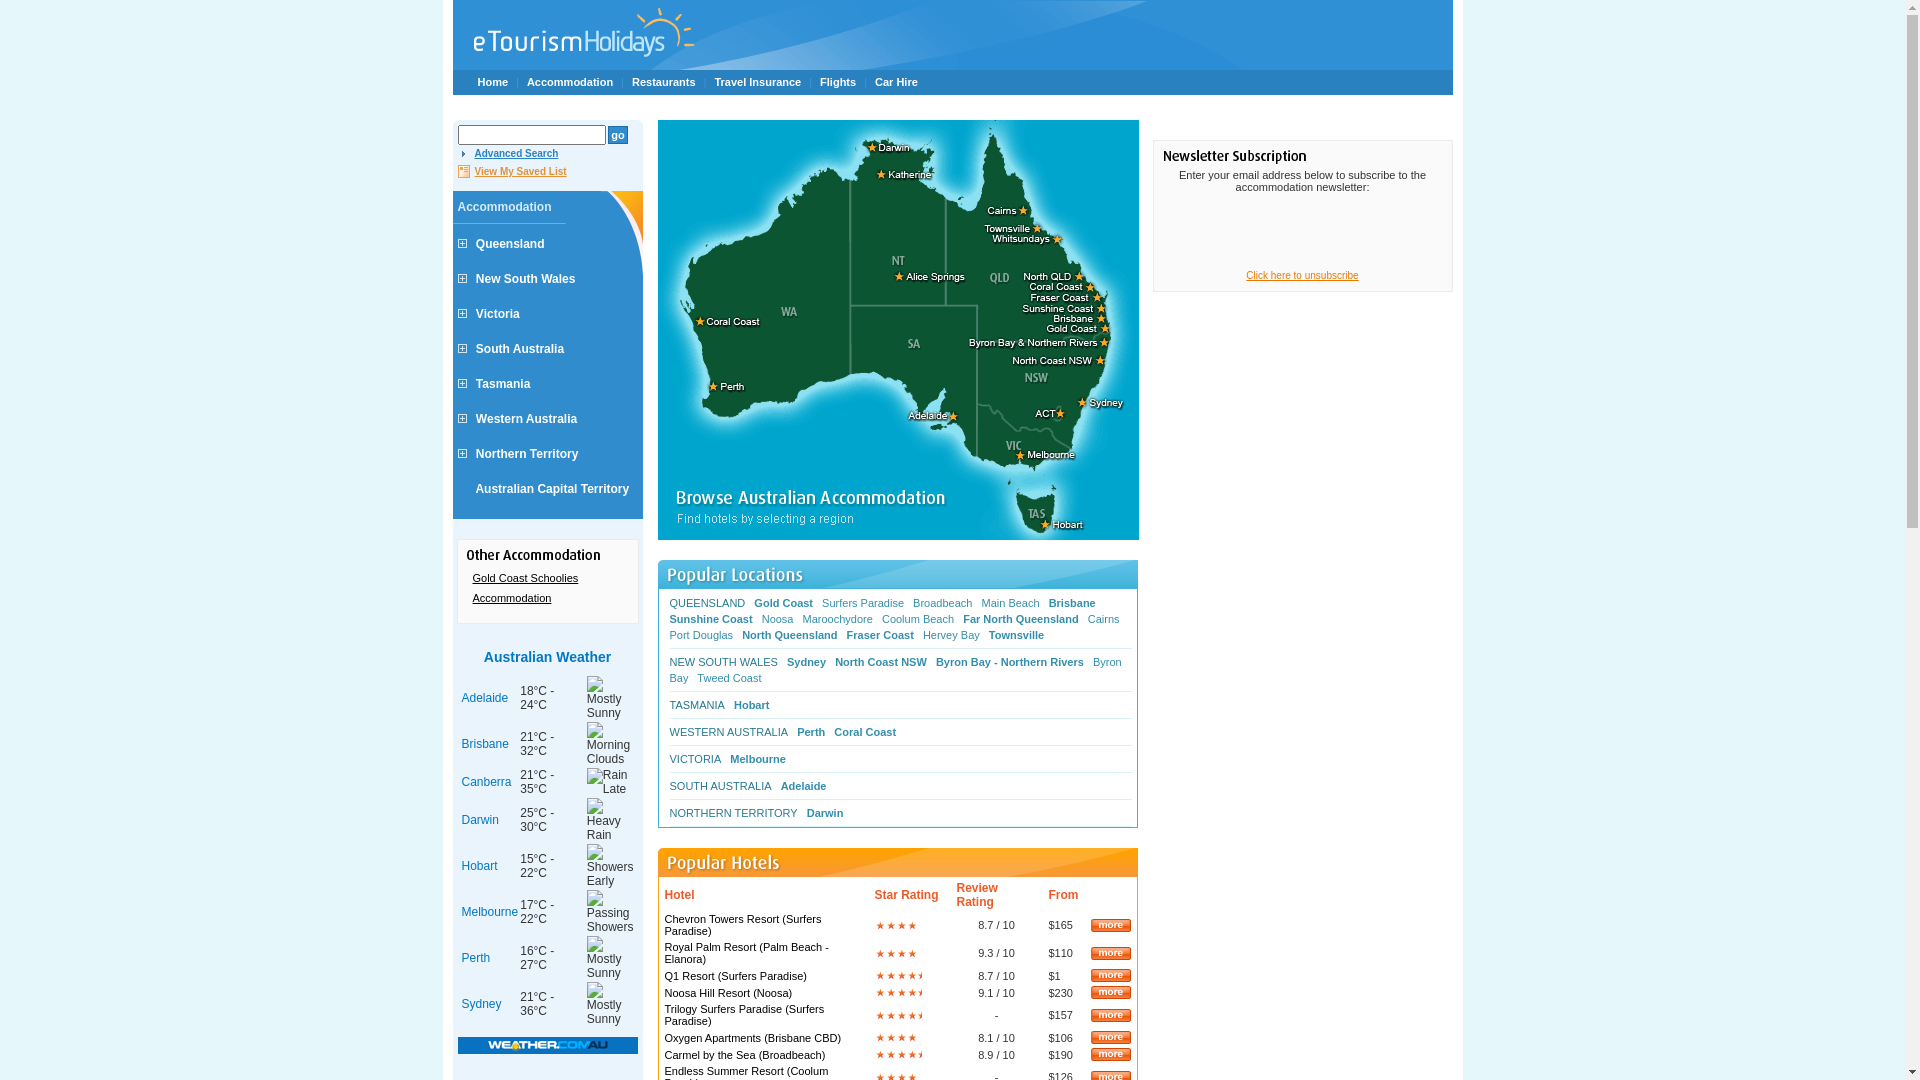 Image resolution: width=1920 pixels, height=1080 pixels. What do you see at coordinates (485, 697) in the screenshot?
I see `'Adelaide'` at bounding box center [485, 697].